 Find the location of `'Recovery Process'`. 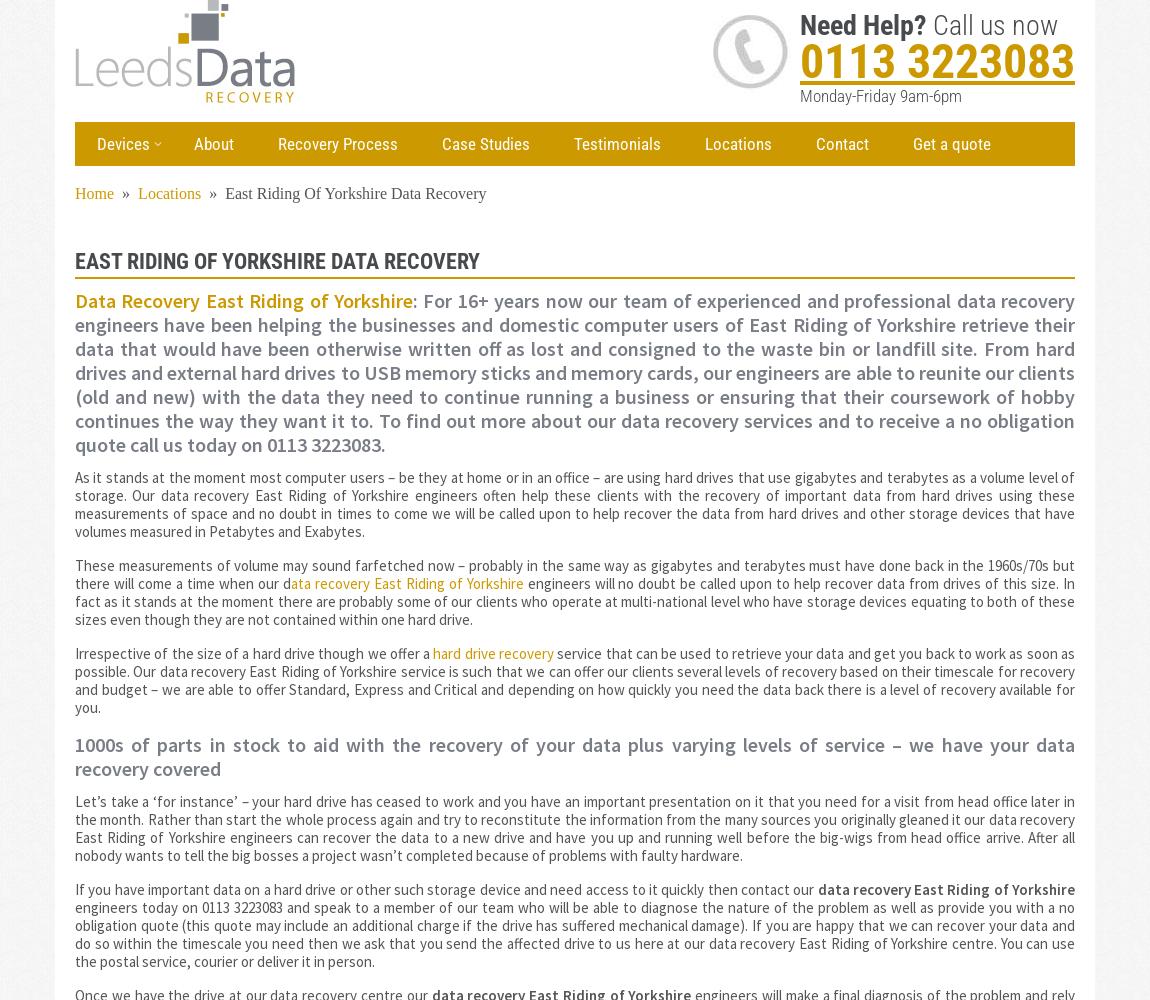

'Recovery Process' is located at coordinates (337, 144).